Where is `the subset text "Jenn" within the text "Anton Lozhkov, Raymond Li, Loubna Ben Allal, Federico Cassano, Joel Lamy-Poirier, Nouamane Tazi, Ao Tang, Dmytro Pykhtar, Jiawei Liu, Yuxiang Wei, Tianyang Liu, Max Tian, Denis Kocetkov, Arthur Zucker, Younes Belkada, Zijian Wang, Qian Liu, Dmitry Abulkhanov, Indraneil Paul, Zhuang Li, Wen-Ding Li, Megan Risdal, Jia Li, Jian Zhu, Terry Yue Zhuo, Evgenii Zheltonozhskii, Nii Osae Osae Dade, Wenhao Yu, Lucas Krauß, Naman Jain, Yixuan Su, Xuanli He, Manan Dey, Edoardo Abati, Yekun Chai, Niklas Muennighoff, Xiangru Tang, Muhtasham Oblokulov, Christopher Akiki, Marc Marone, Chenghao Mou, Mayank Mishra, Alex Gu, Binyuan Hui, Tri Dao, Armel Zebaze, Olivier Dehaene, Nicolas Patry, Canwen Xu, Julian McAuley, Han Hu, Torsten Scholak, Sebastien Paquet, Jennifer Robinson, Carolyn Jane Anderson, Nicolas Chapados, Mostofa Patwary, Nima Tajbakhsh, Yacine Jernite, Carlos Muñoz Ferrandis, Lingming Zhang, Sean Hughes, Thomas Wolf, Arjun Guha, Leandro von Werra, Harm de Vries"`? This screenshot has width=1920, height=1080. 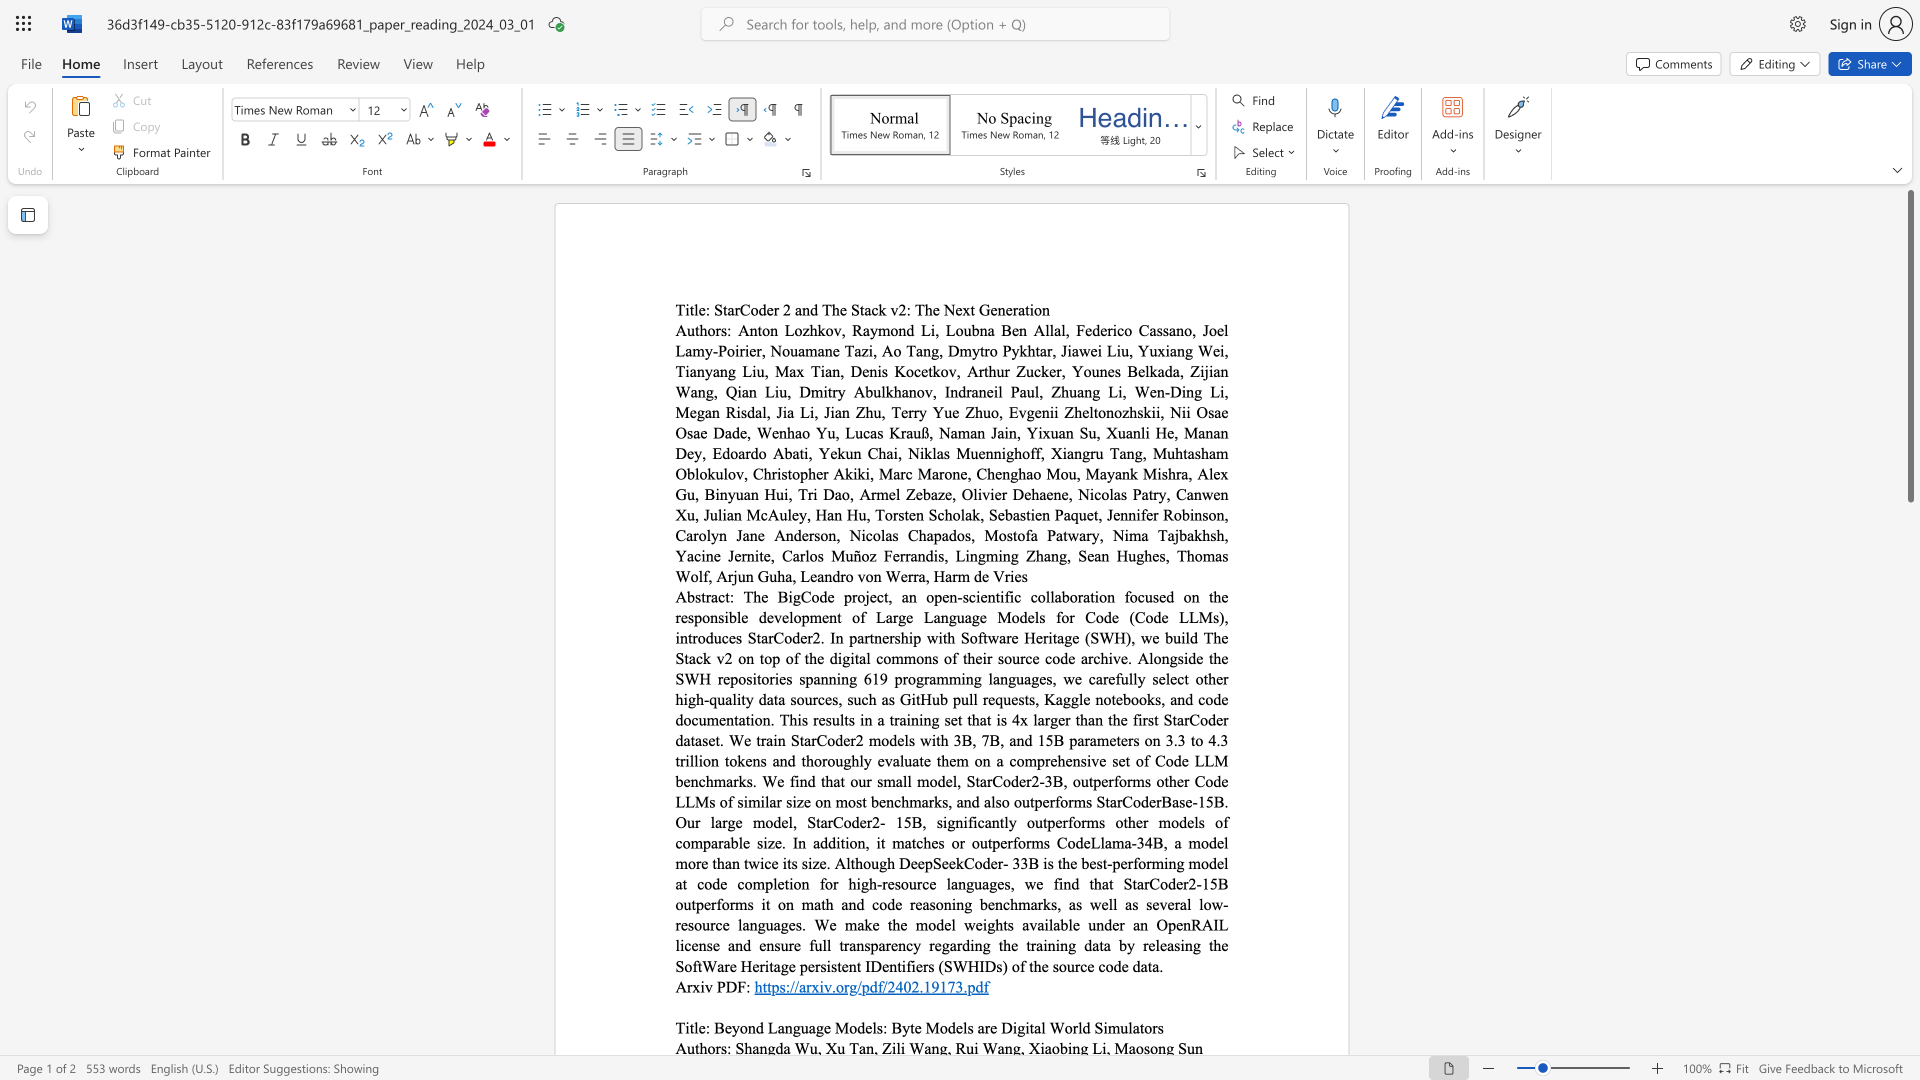
the subset text "Jenn" within the text "Anton Lozhkov, Raymond Li, Loubna Ben Allal, Federico Cassano, Joel Lamy-Poirier, Nouamane Tazi, Ao Tang, Dmytro Pykhtar, Jiawei Liu, Yuxiang Wei, Tianyang Liu, Max Tian, Denis Kocetkov, Arthur Zucker, Younes Belkada, Zijian Wang, Qian Liu, Dmitry Abulkhanov, Indraneil Paul, Zhuang Li, Wen-Ding Li, Megan Risdal, Jia Li, Jian Zhu, Terry Yue Zhuo, Evgenii Zheltonozhskii, Nii Osae Osae Dade, Wenhao Yu, Lucas Krauß, Naman Jain, Yixuan Su, Xuanli He, Manan Dey, Edoardo Abati, Yekun Chai, Niklas Muennighoff, Xiangru Tang, Muhtasham Oblokulov, Christopher Akiki, Marc Marone, Chenghao Mou, Mayank Mishra, Alex Gu, Binyuan Hui, Tri Dao, Armel Zebaze, Olivier Dehaene, Nicolas Patry, Canwen Xu, Julian McAuley, Han Hu, Torsten Scholak, Sebastien Paquet, Jennifer Robinson, Carolyn Jane Anderson, Nicolas Chapados, Mostofa Patwary, Nima Tajbakhsh, Yacine Jernite, Carlos Muñoz Ferrandis, Lingming Zhang, Sean Hughes, Thomas Wolf, Arjun Guha, Leandro von Werra, Harm de Vries" is located at coordinates (1106, 514).